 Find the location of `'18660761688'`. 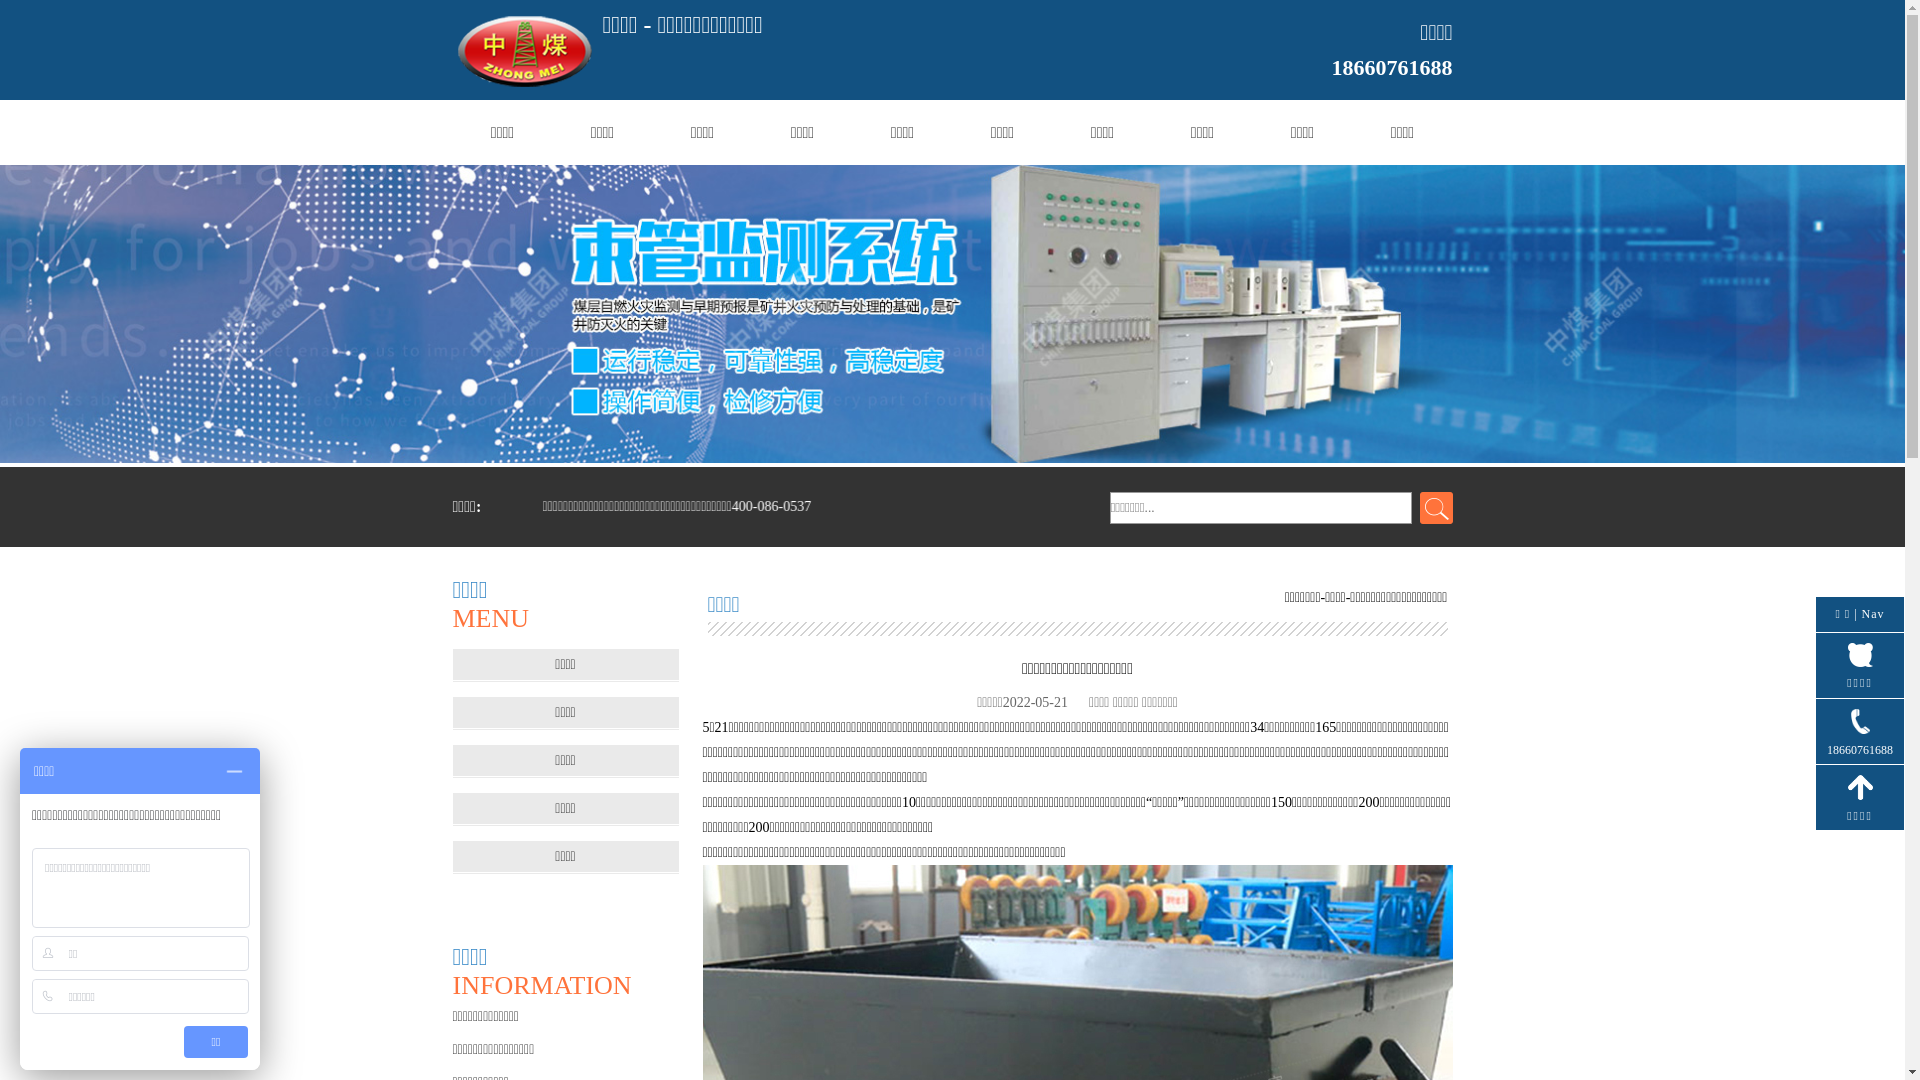

'18660761688' is located at coordinates (1859, 732).